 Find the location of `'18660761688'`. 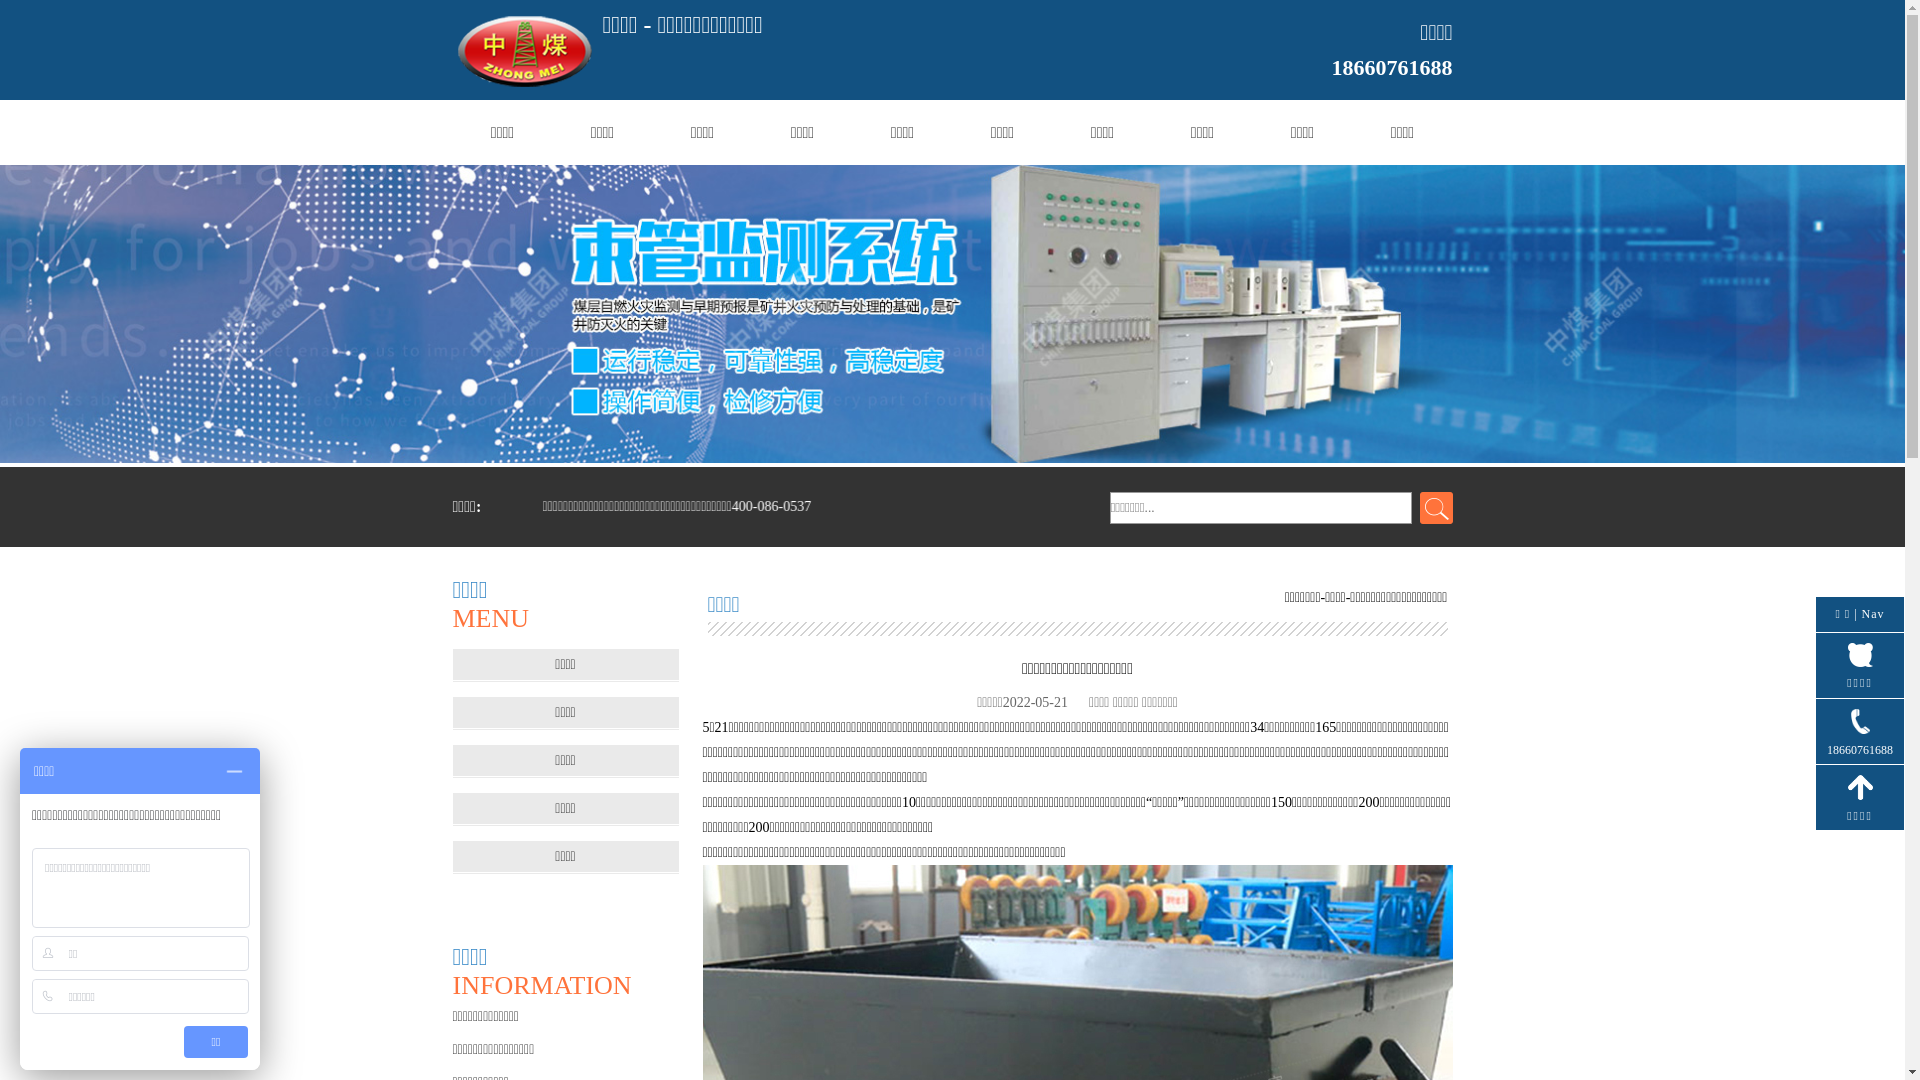

'18660761688' is located at coordinates (1859, 732).